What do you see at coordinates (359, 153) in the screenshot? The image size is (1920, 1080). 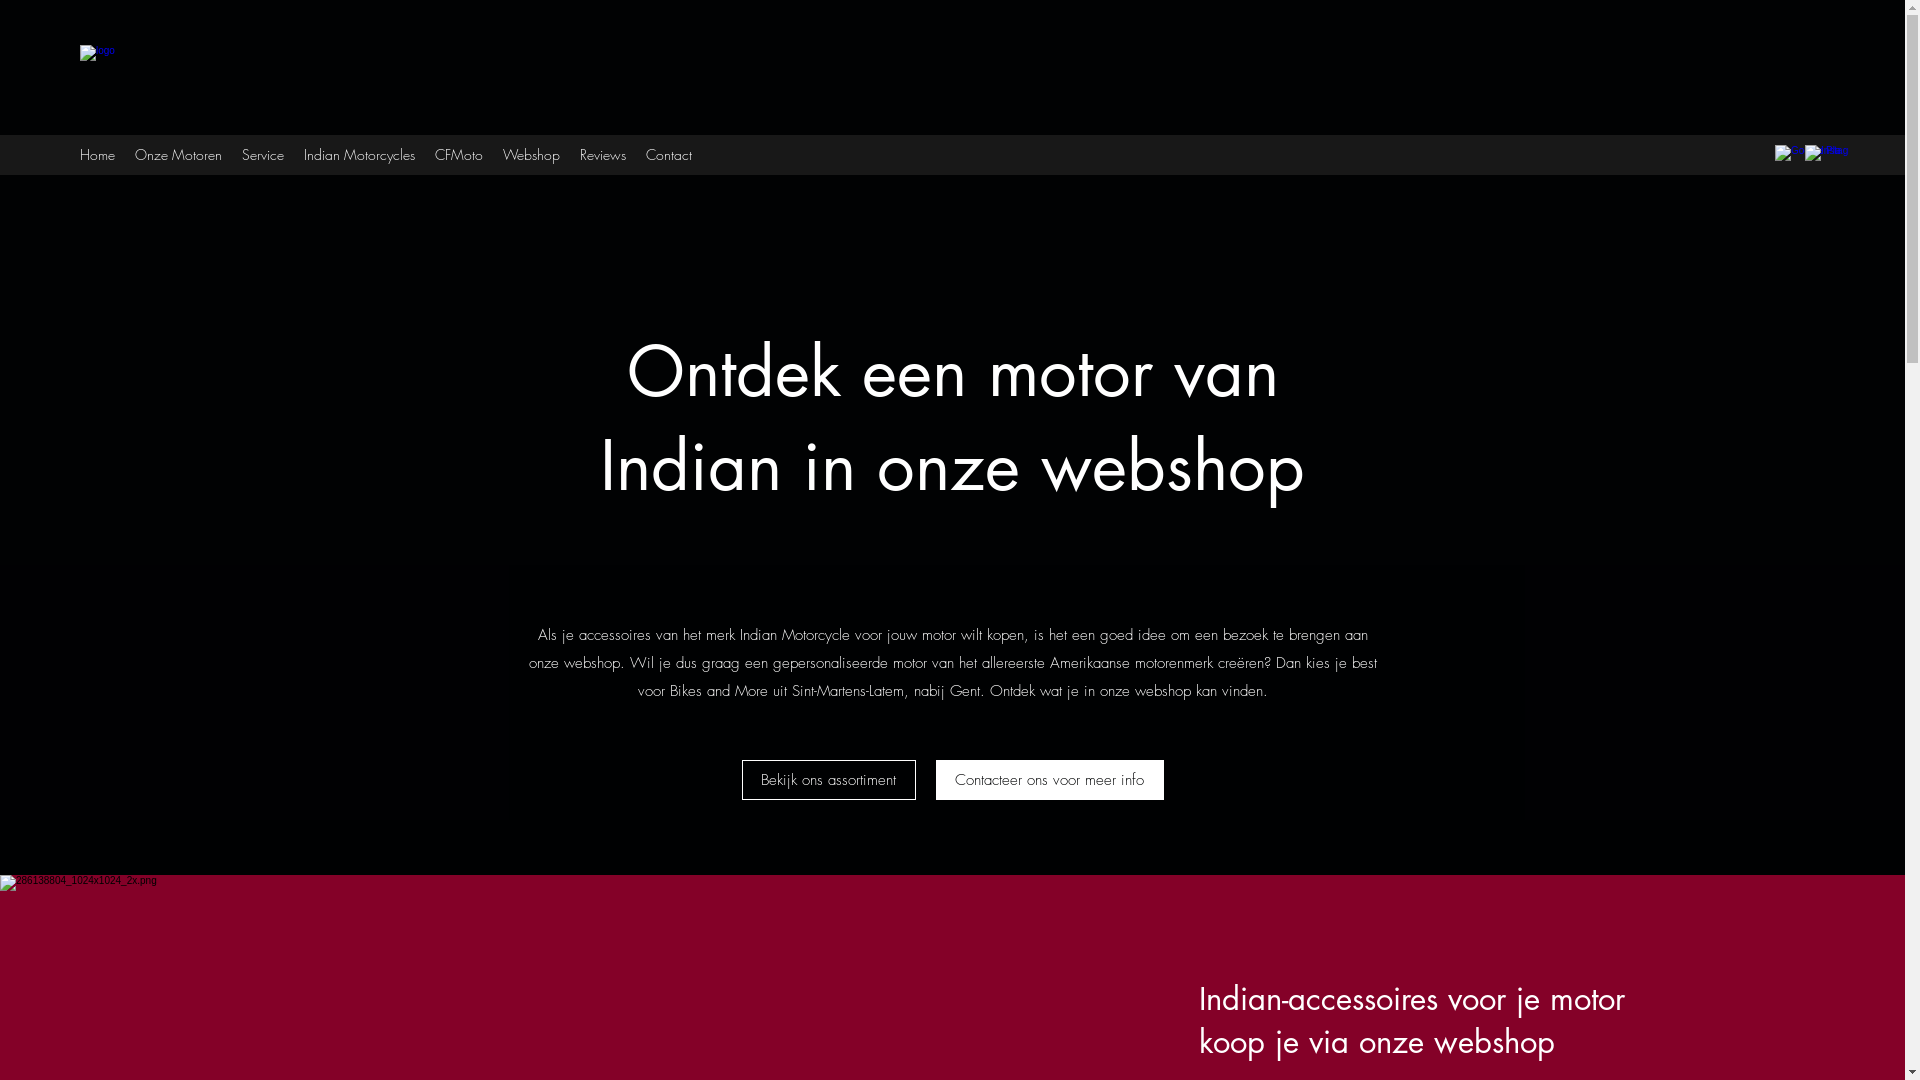 I see `'Indian Motorcycles'` at bounding box center [359, 153].